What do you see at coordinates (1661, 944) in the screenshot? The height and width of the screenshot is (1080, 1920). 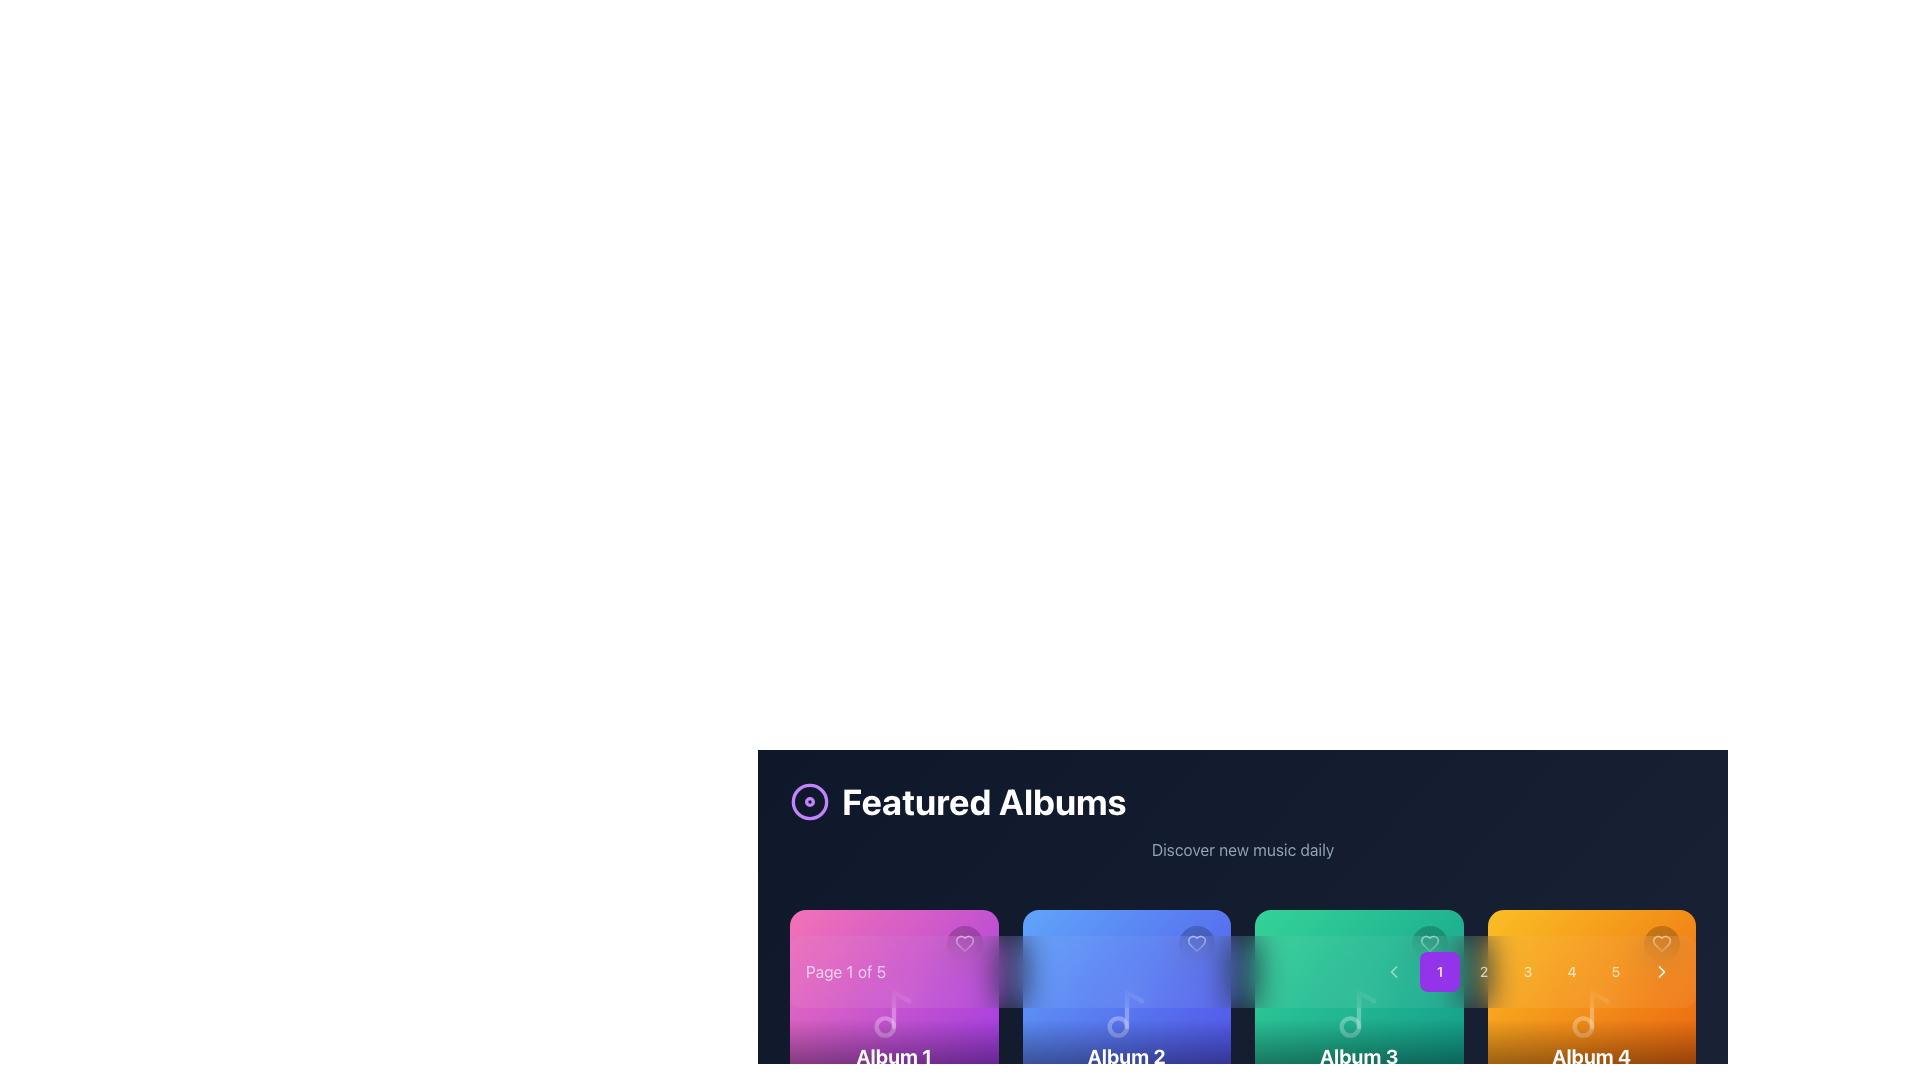 I see `the favorite icon button located in the top-right corner of the orange-colored album card labeled 'Album 4'` at bounding box center [1661, 944].